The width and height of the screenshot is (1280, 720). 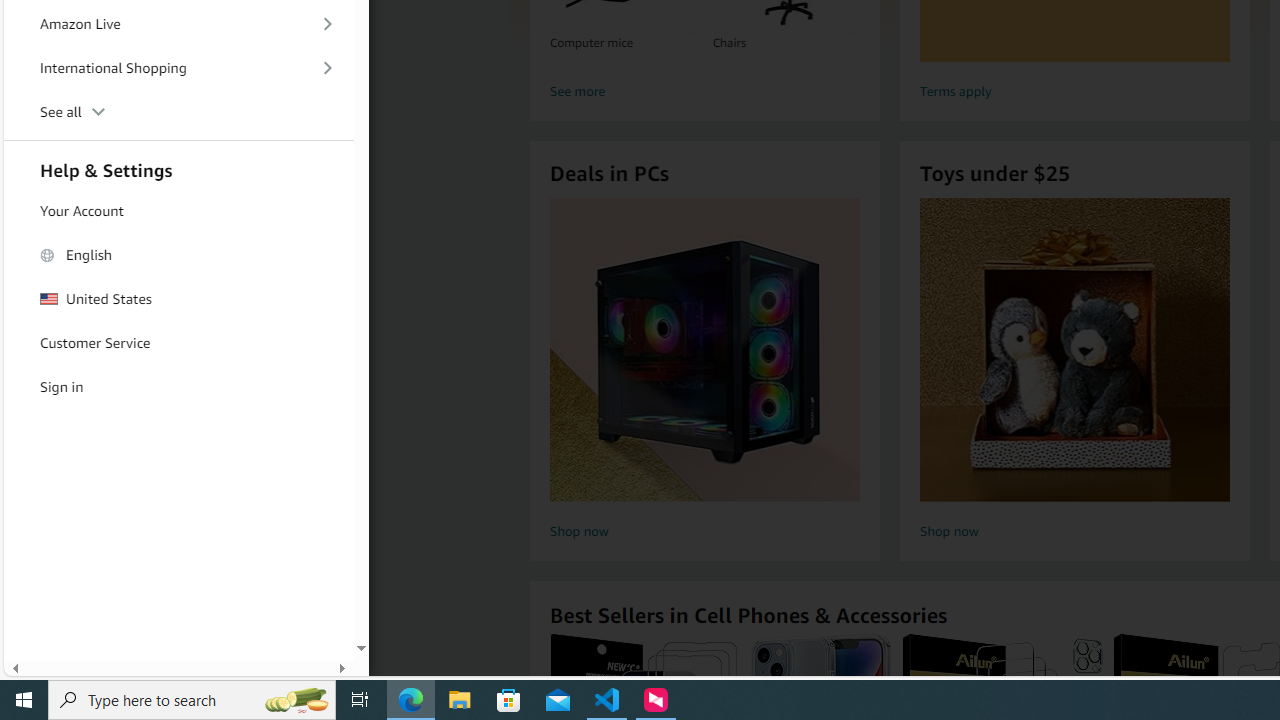 I want to click on 'United States', so click(x=179, y=299).